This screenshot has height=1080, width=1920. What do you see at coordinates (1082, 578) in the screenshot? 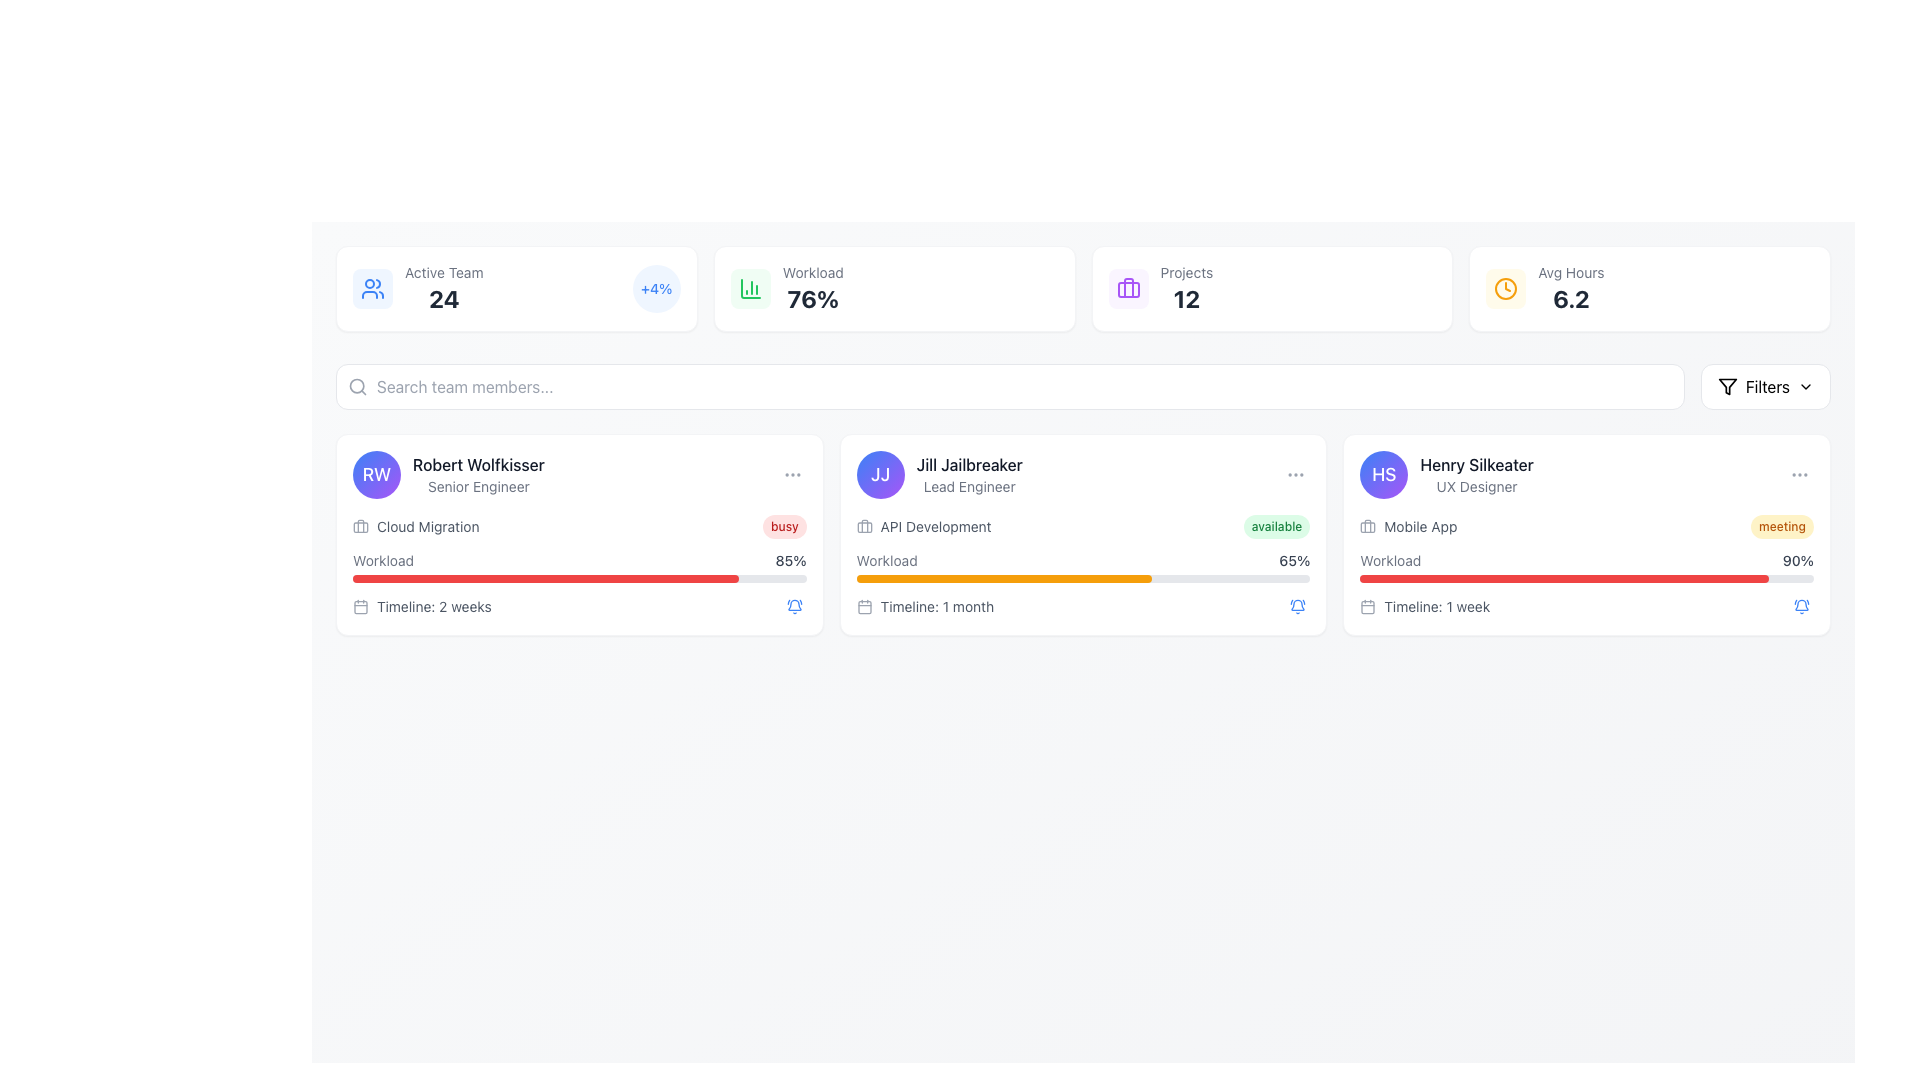
I see `the progress bar representing the workload percentage (65%) for the individual Jill Jailbreaker, located in the middle card of the interface` at bounding box center [1082, 578].